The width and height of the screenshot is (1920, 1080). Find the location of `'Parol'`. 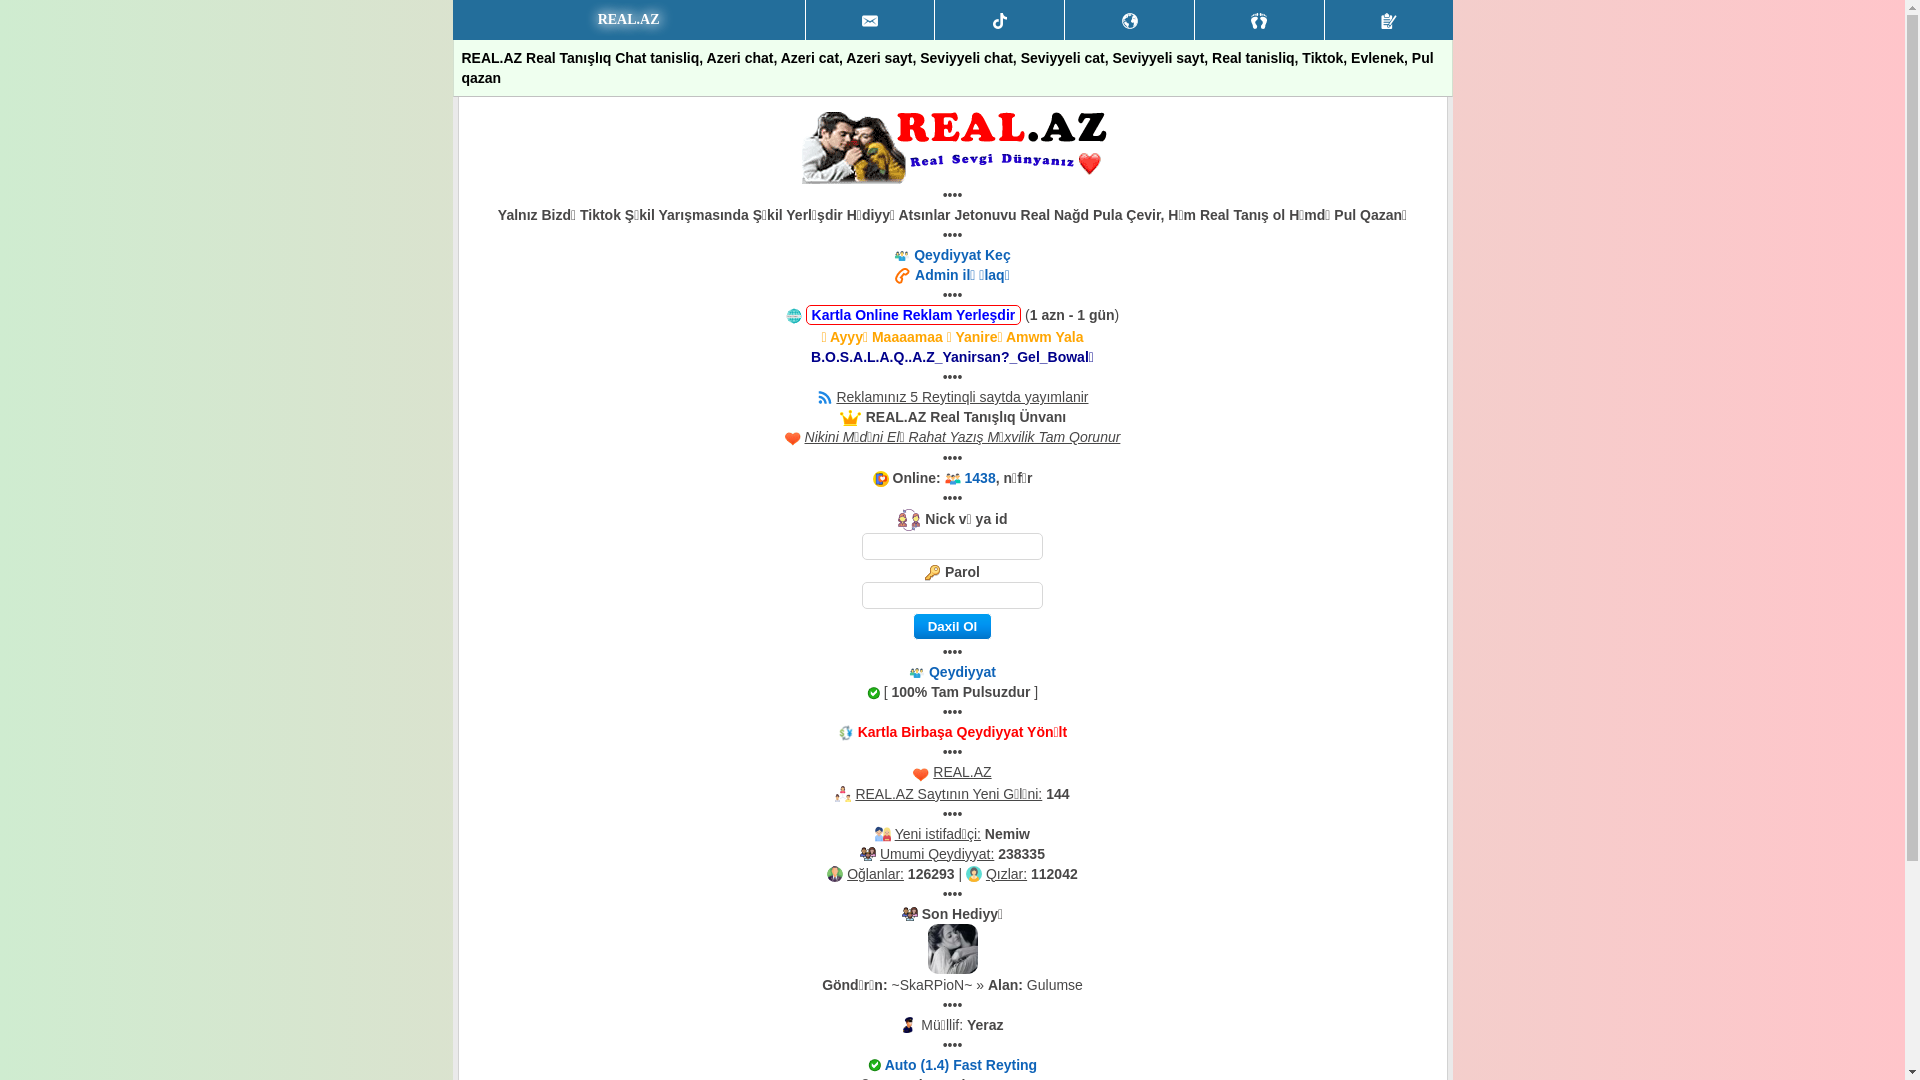

'Parol' is located at coordinates (951, 594).